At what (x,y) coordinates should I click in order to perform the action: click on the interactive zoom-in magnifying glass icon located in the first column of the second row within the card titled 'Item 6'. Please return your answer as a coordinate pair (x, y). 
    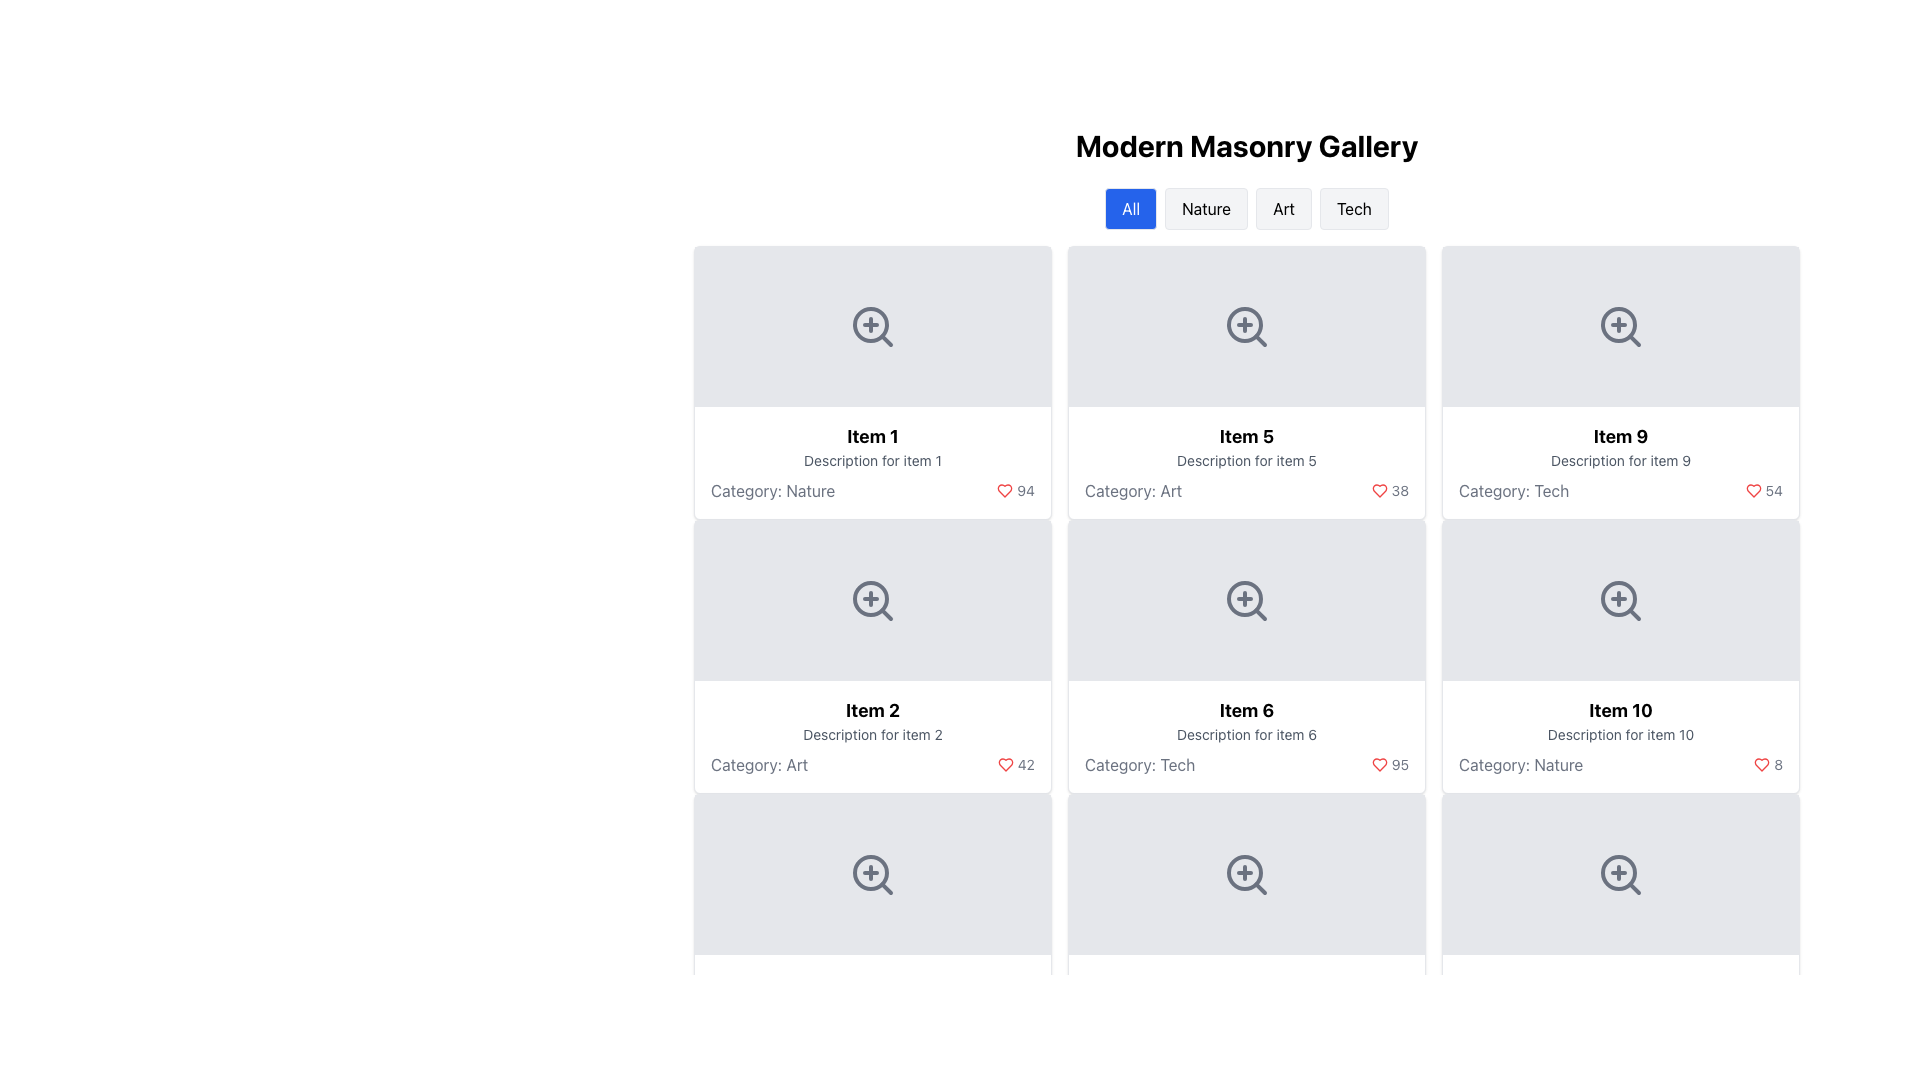
    Looking at the image, I should click on (1246, 600).